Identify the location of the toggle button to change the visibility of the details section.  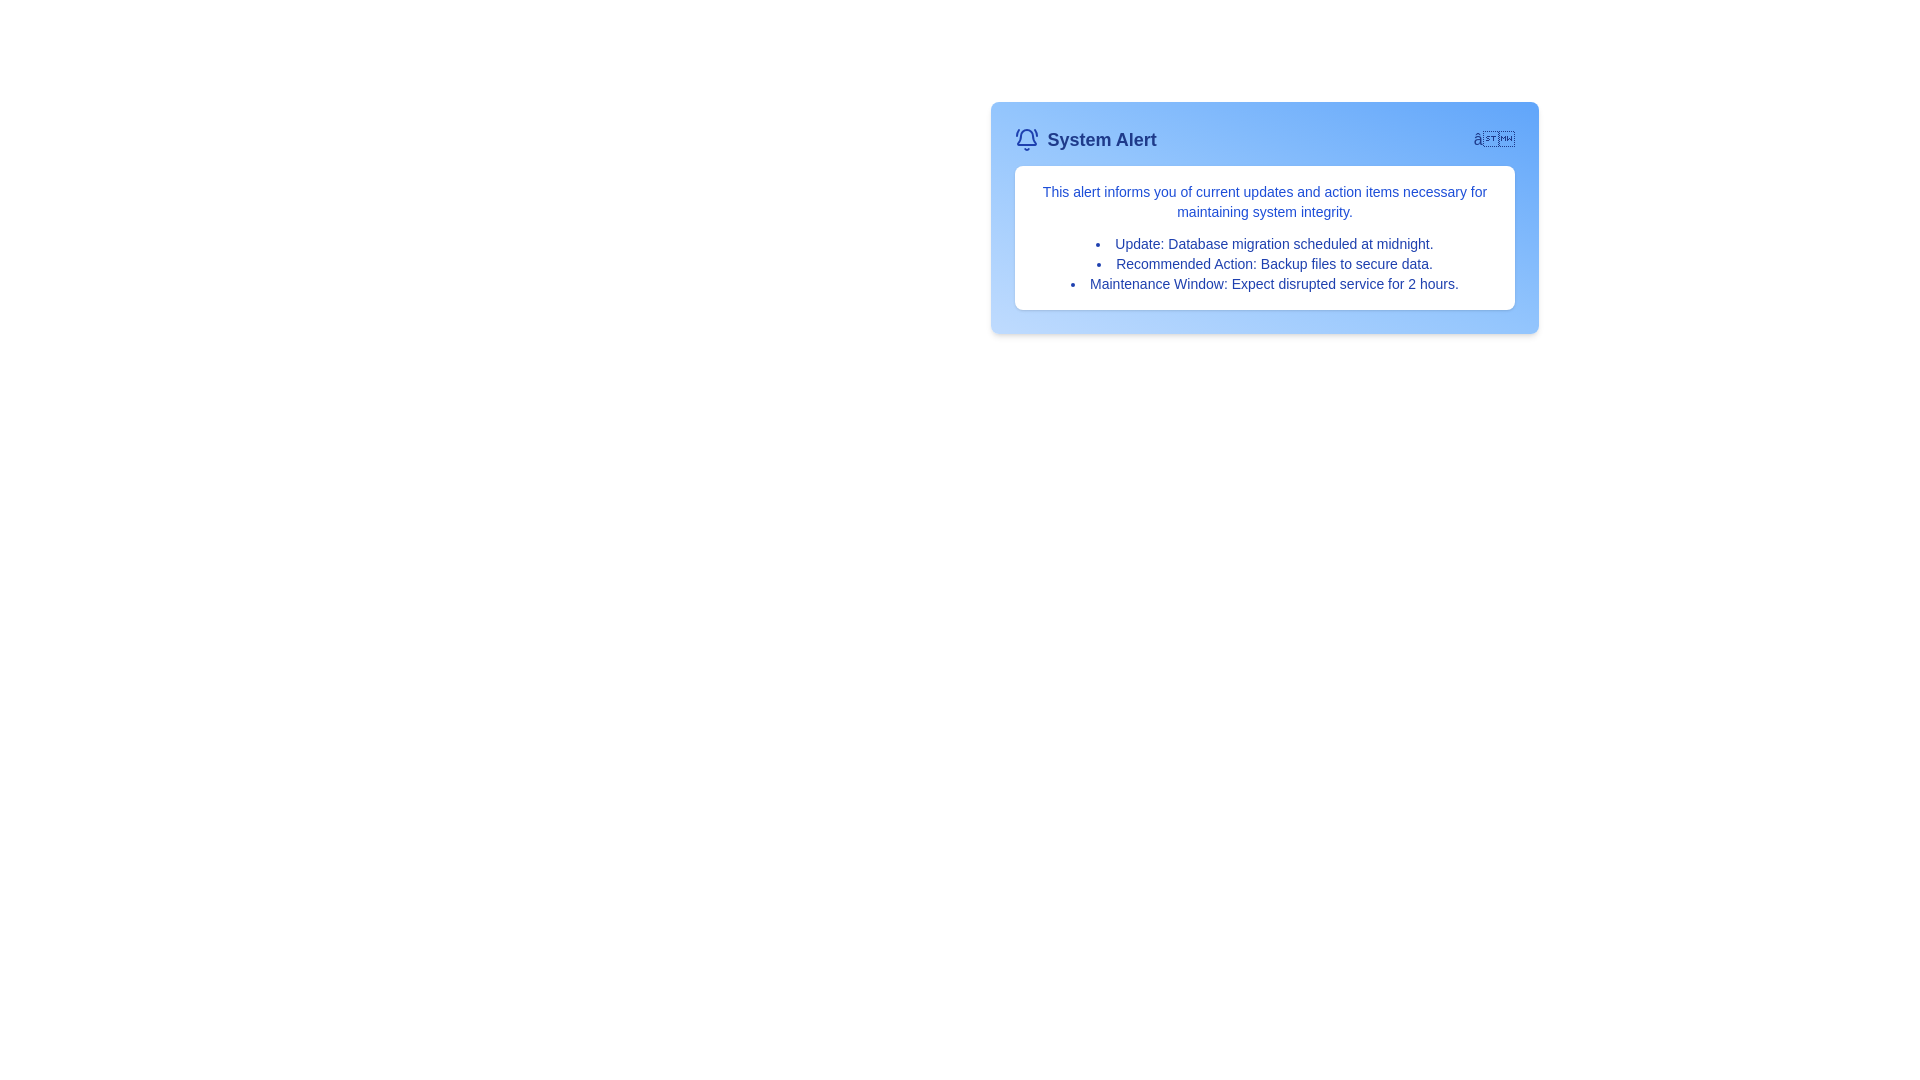
(1493, 138).